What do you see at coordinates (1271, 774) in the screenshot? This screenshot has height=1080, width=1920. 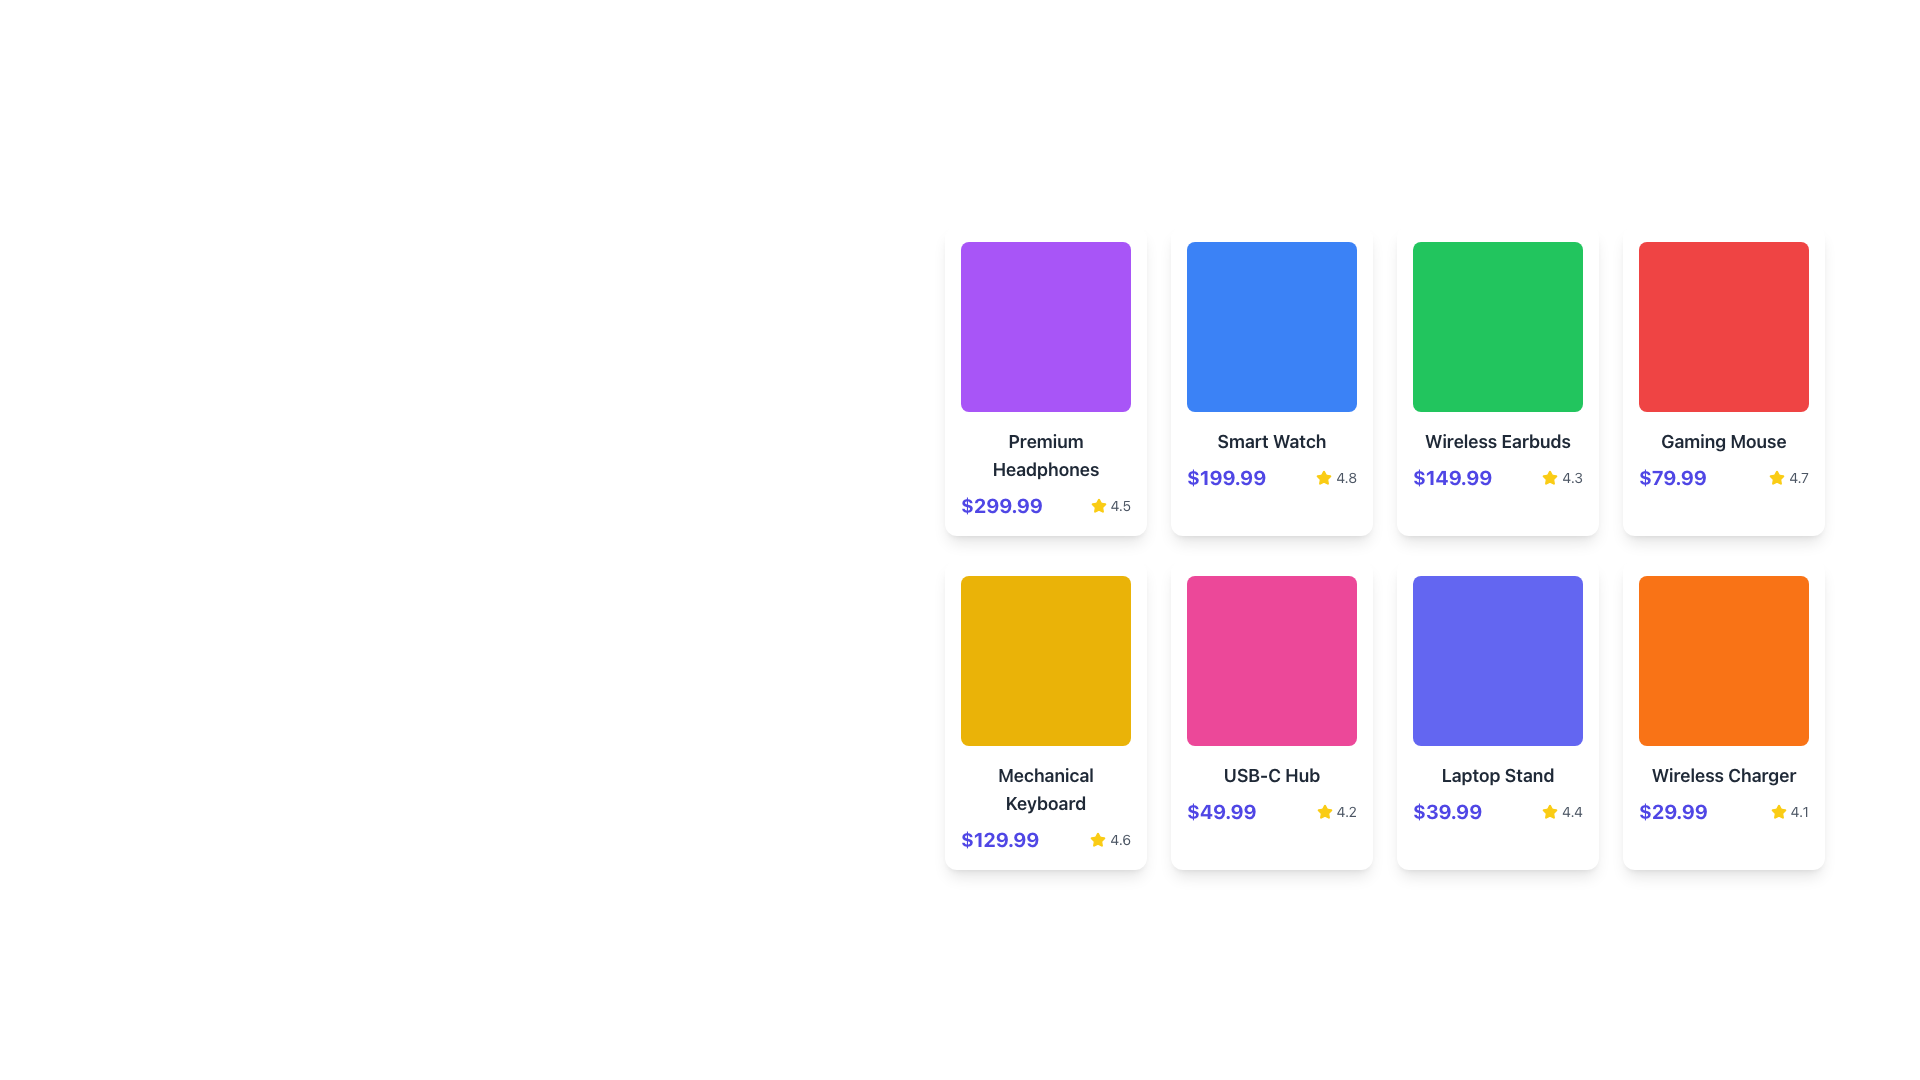 I see `the 'USB-C Hub' text label, which is styled with a bold font and dark gray color, located in the second row, second column of the product card layout for potential interaction if enabled` at bounding box center [1271, 774].